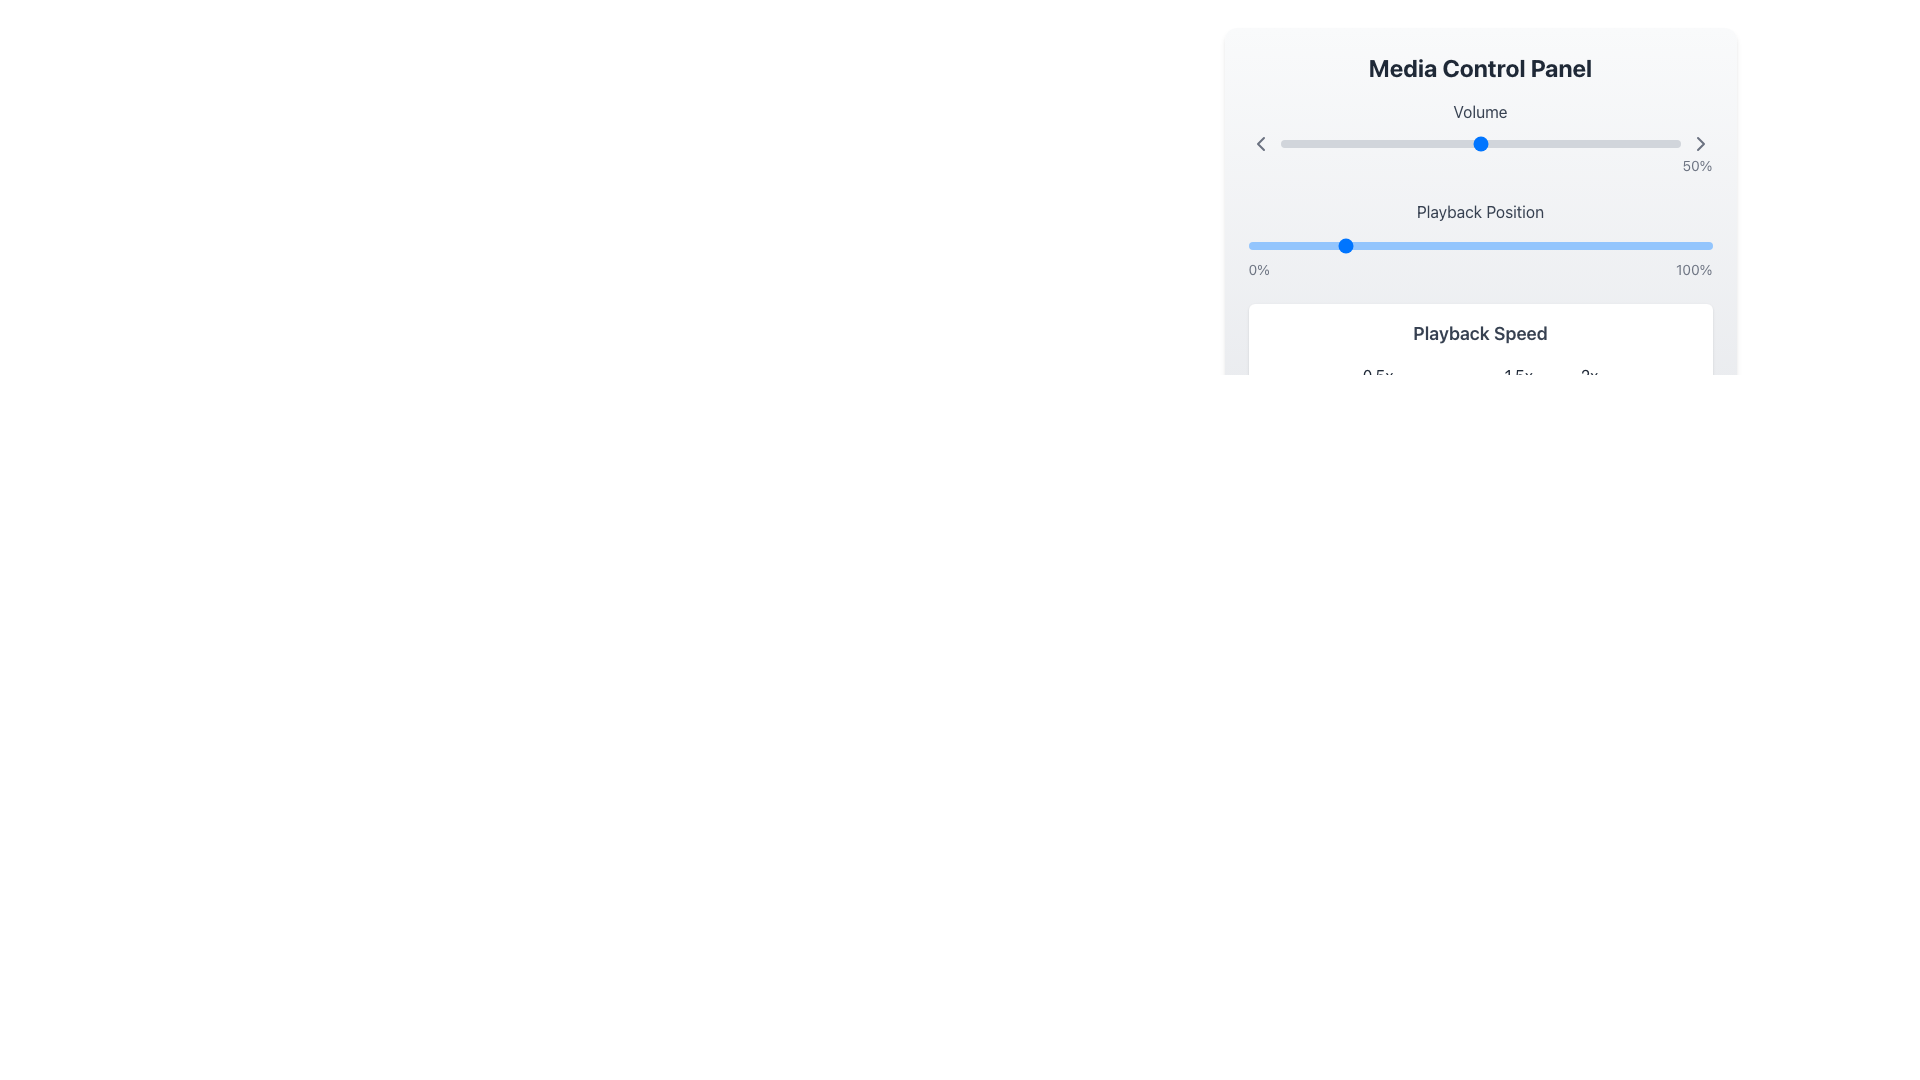  I want to click on the Text Label indicating the starting value of 0% for the 'Playback Position' slider, located at the bottom-left of the interface, so click(1258, 270).